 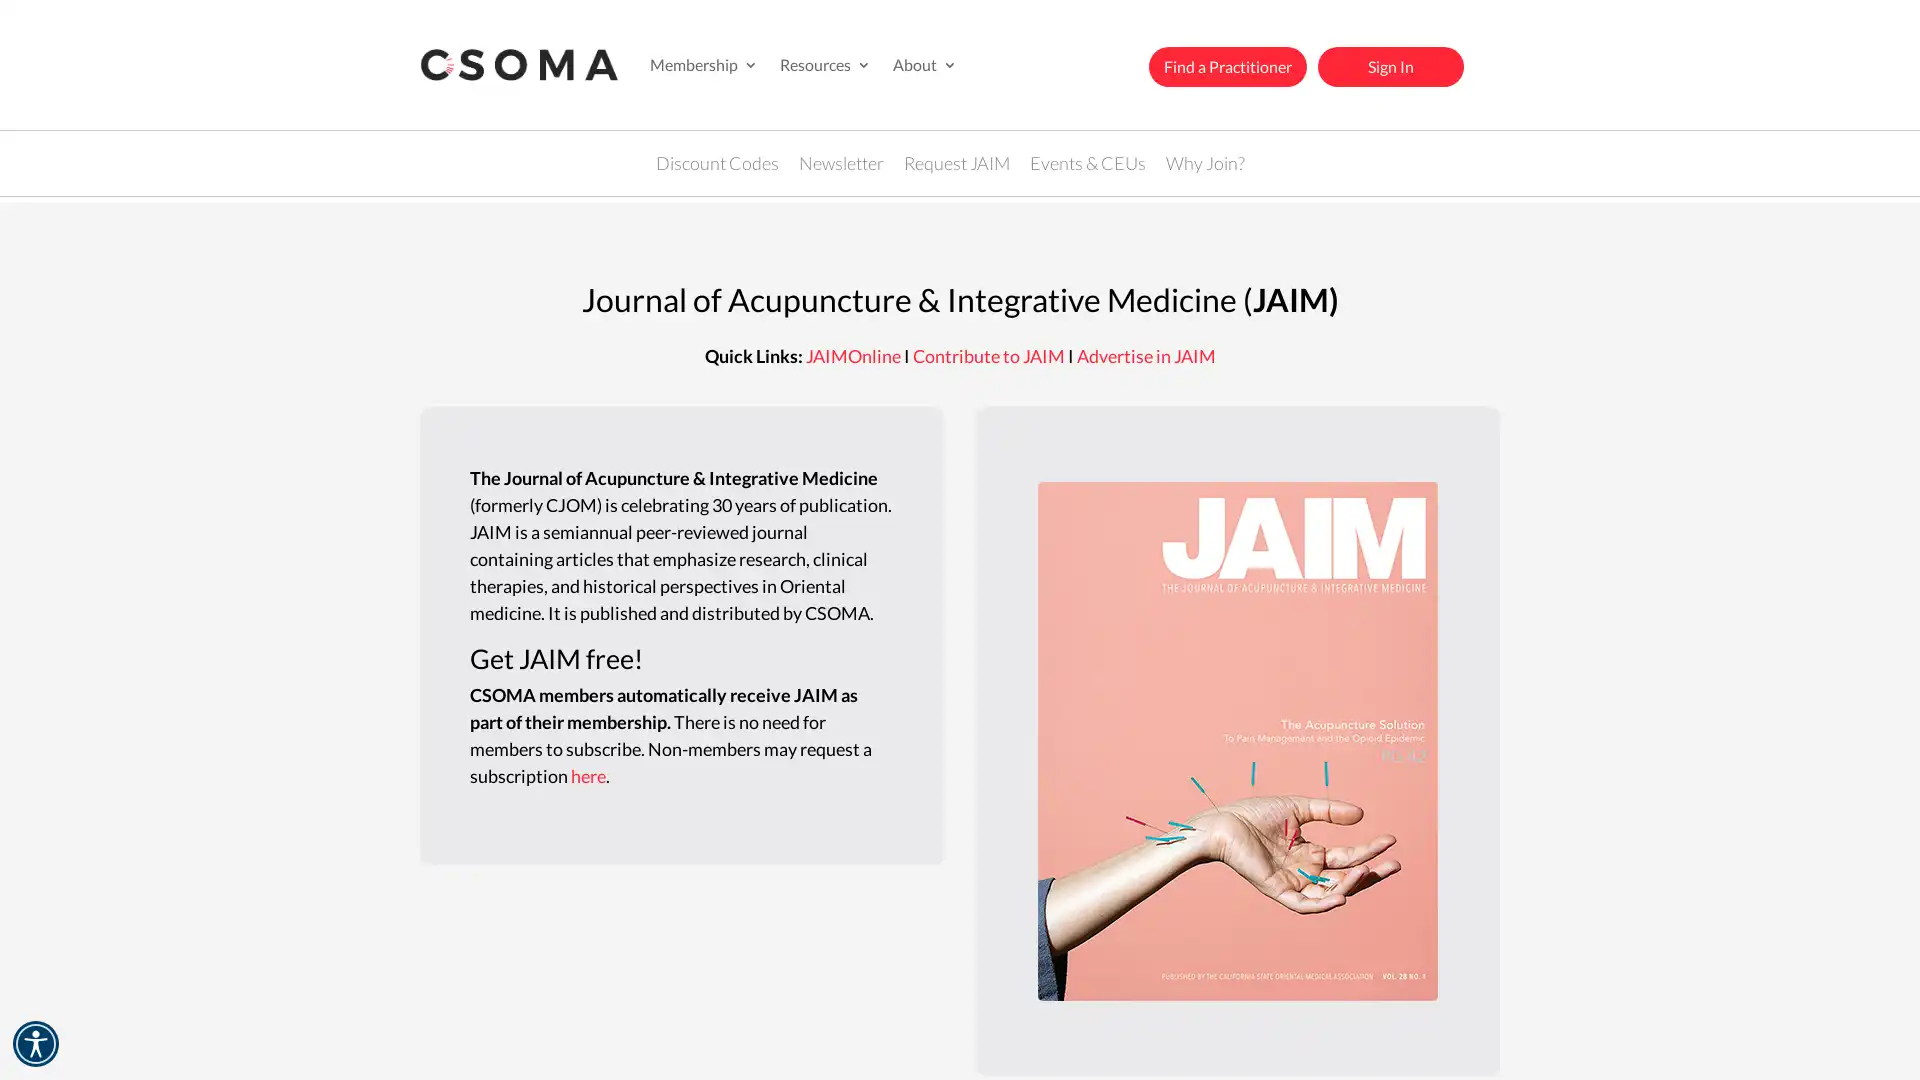 I want to click on Accessibility Menu, so click(x=35, y=1043).